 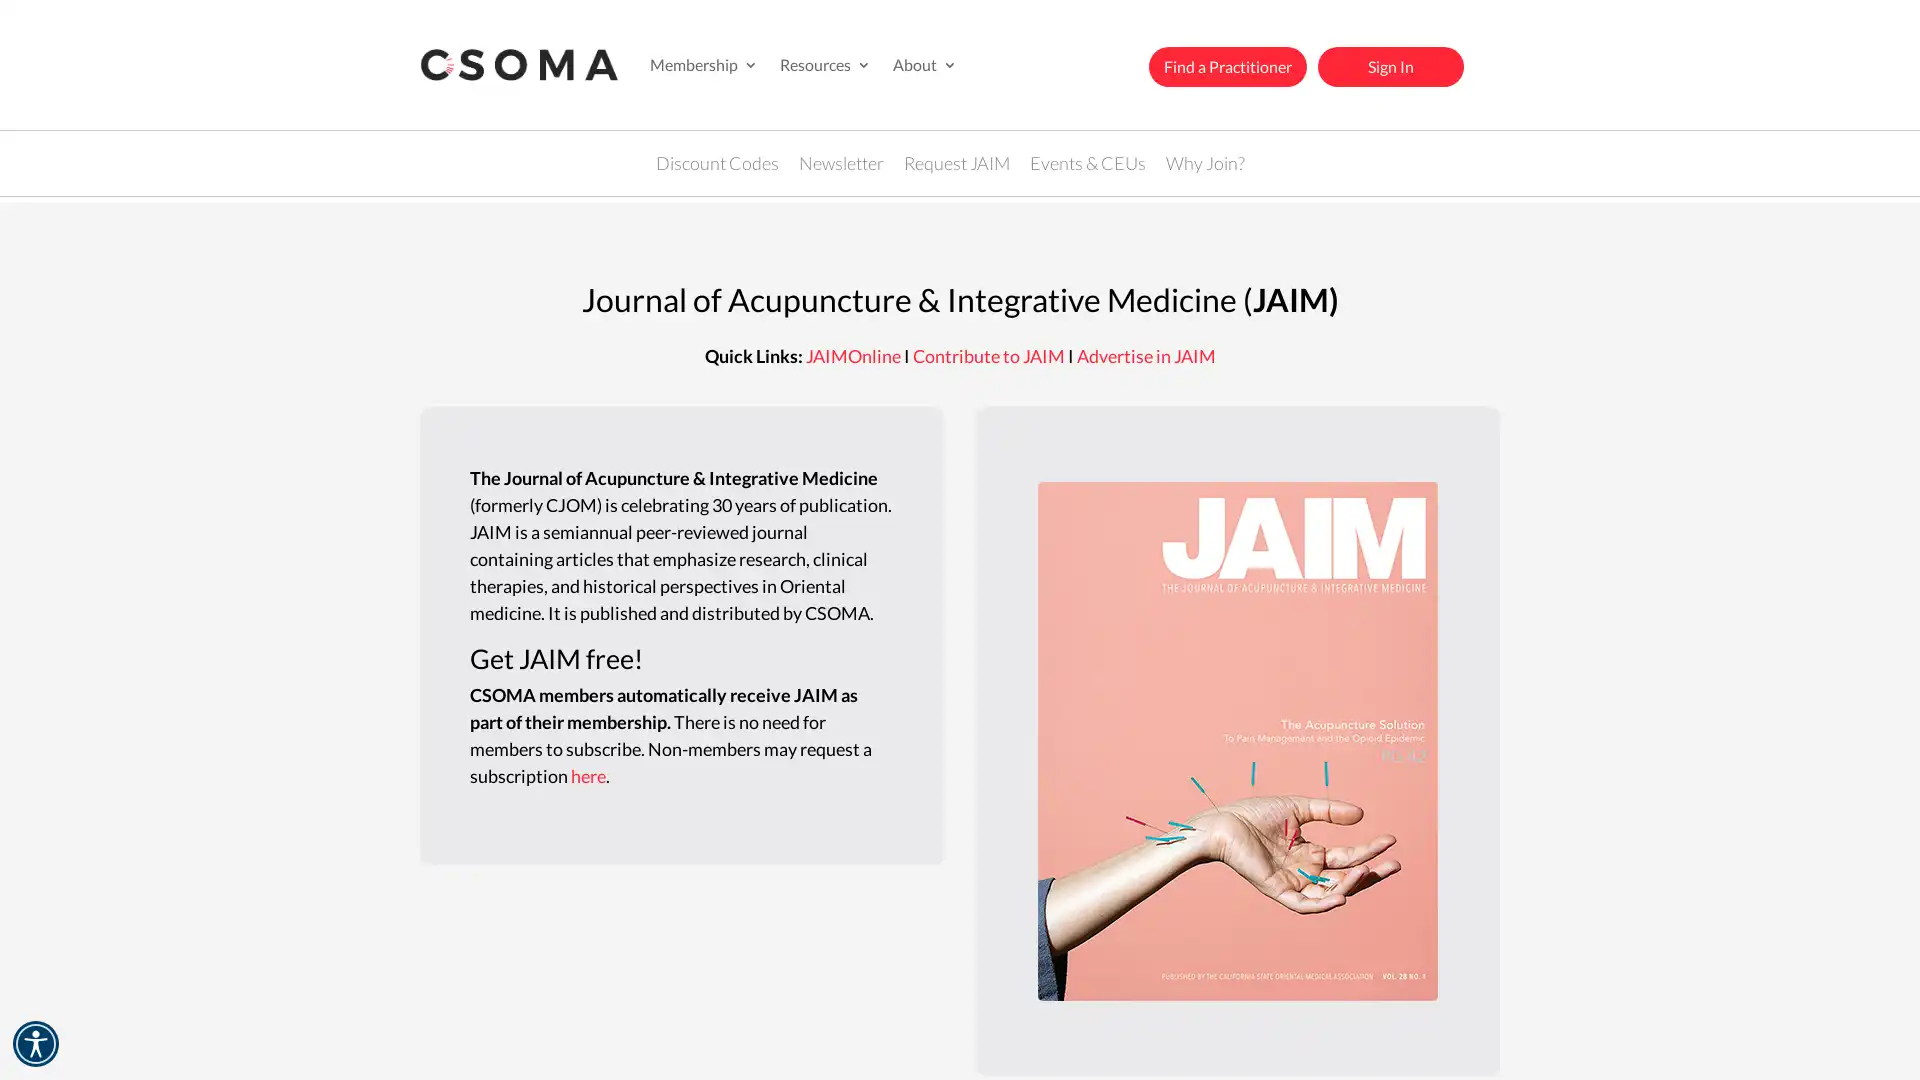 I want to click on Accessibility Menu, so click(x=35, y=1043).